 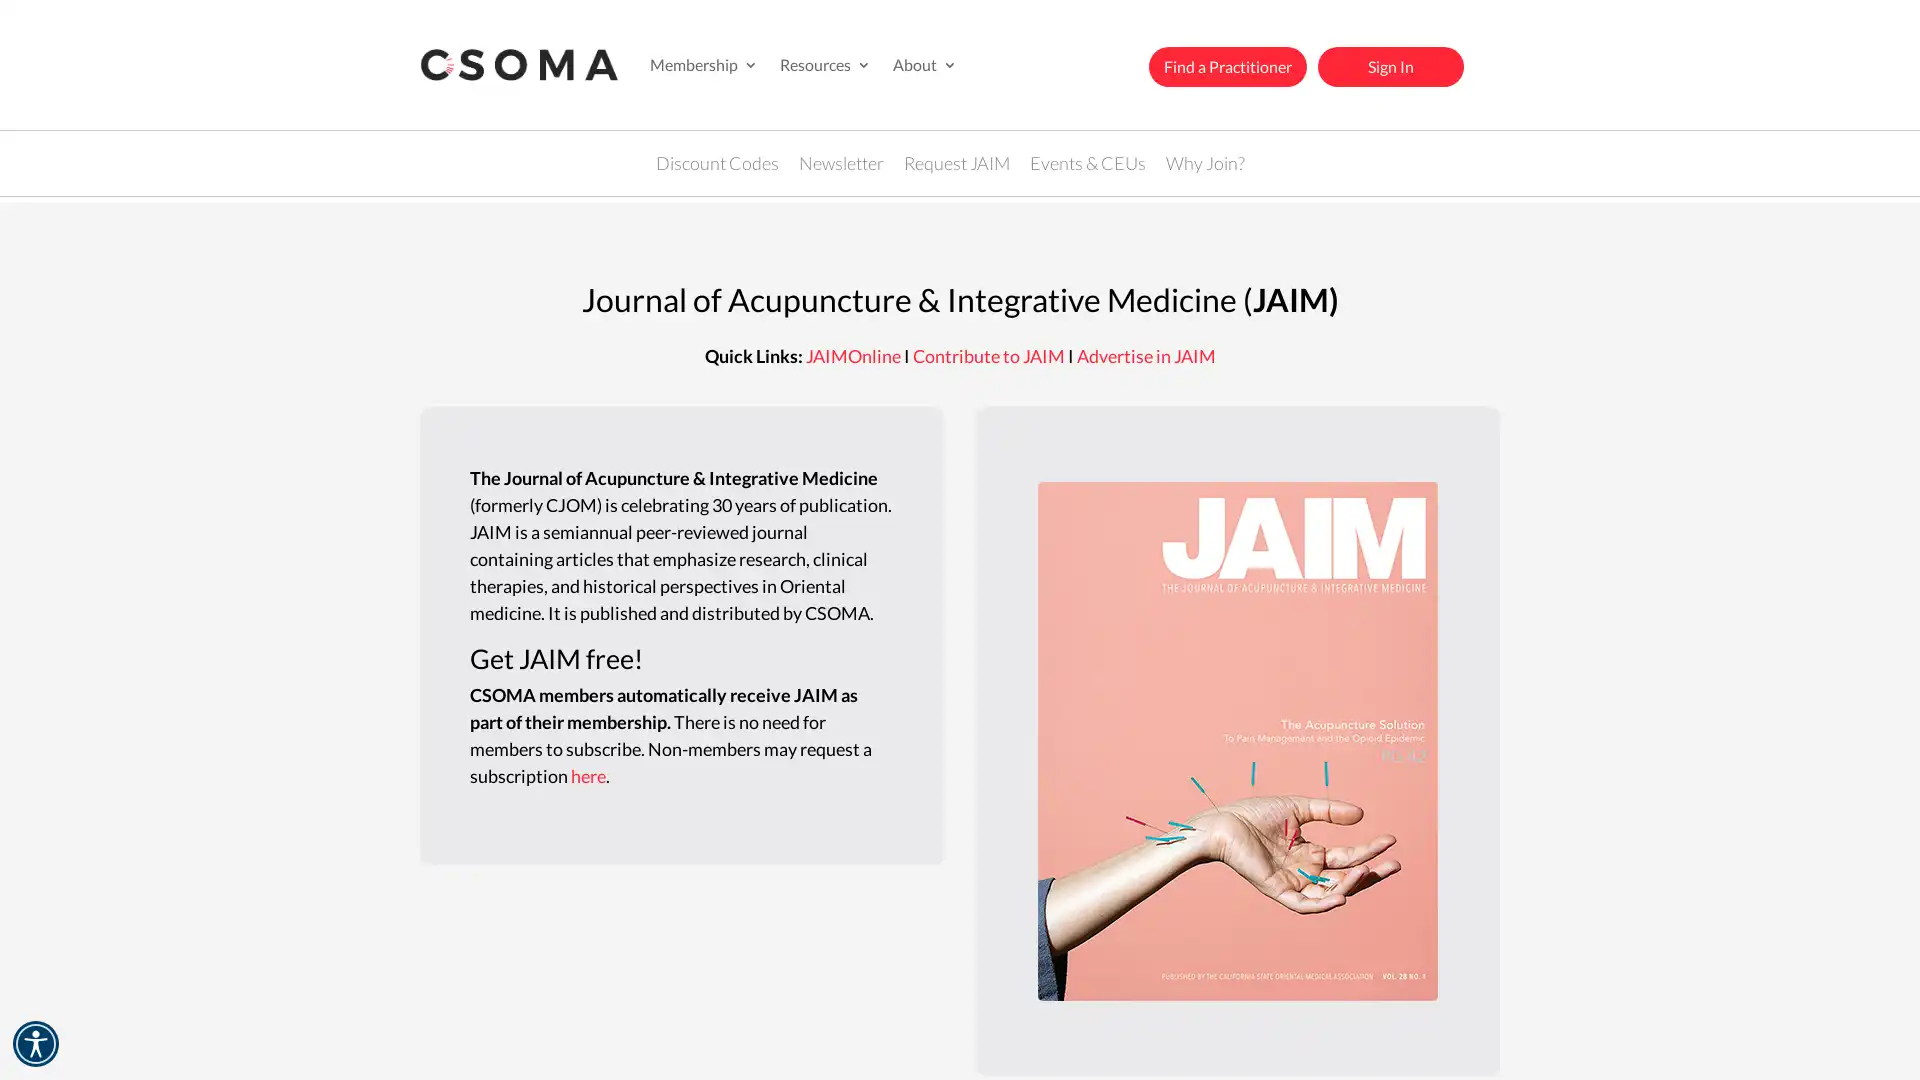 I want to click on Accessibility Menu, so click(x=35, y=1043).